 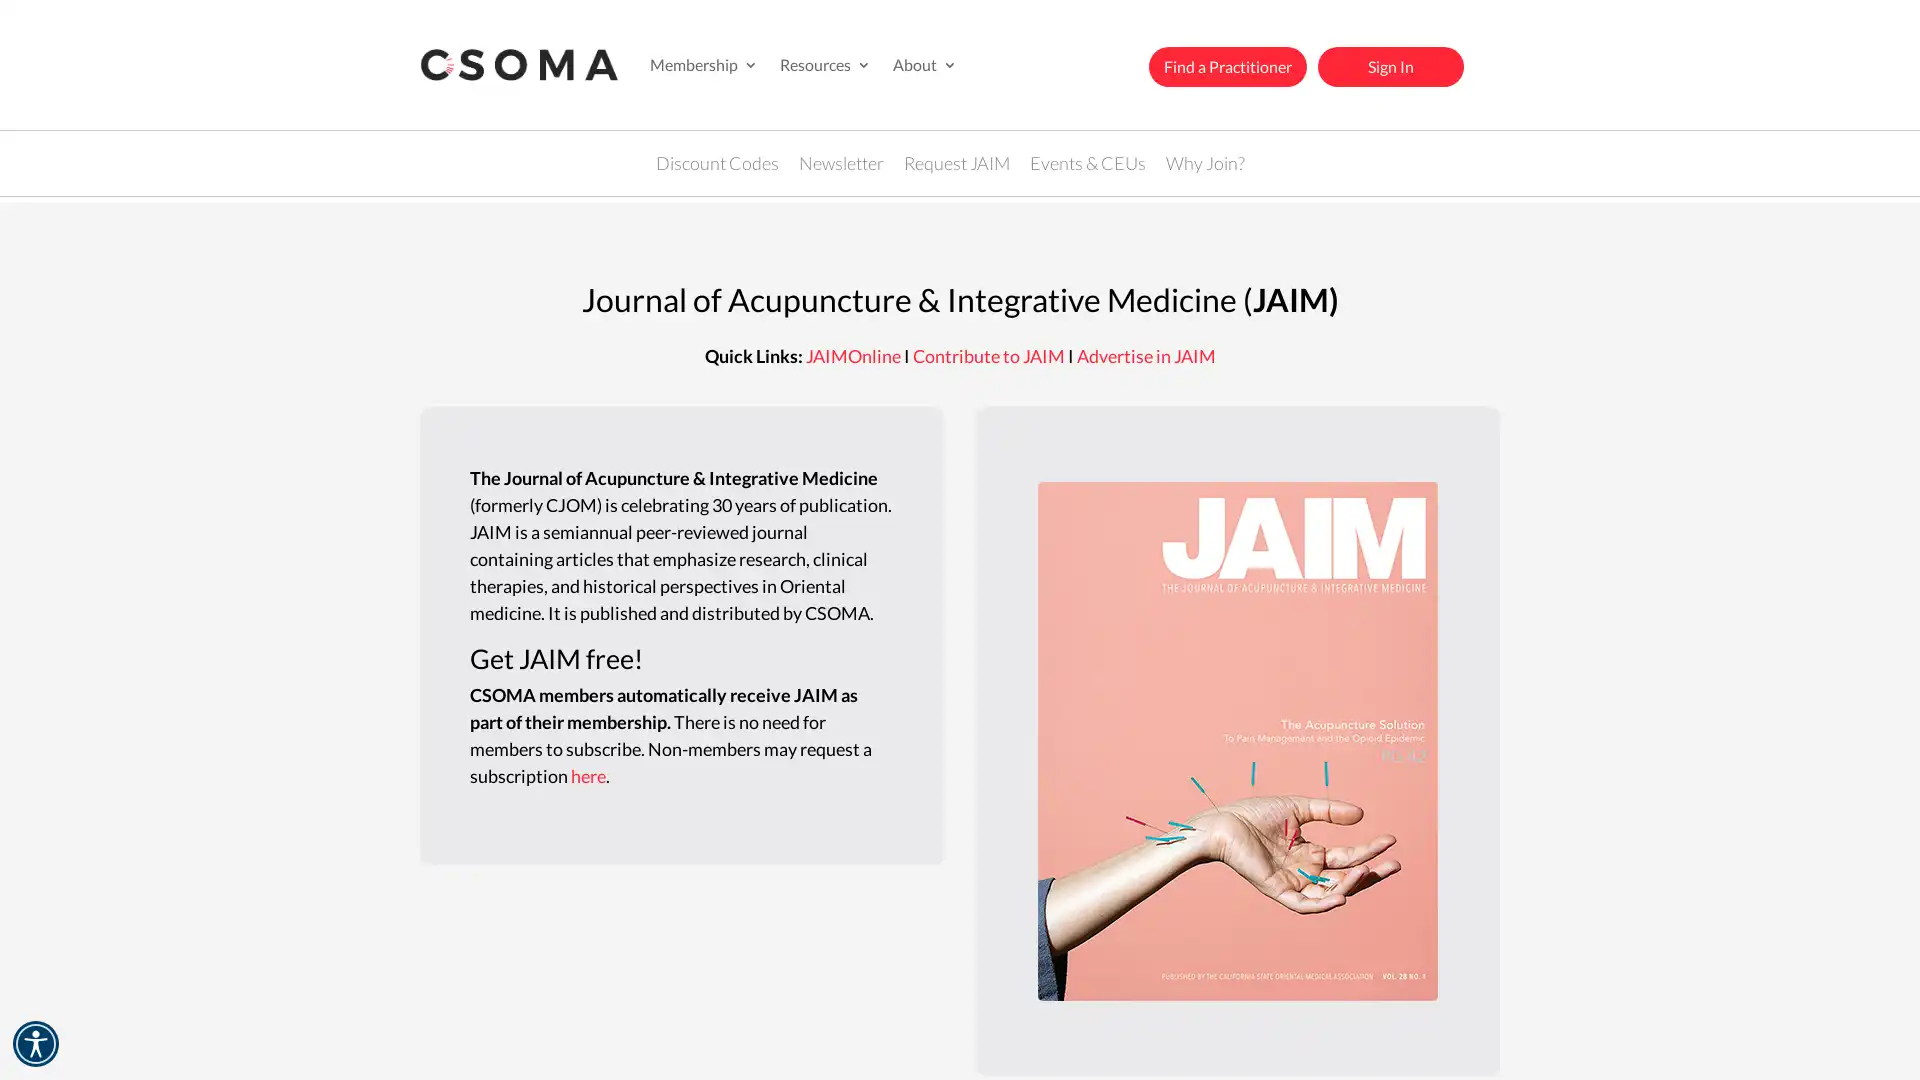 I want to click on Accessibility Menu, so click(x=35, y=1043).